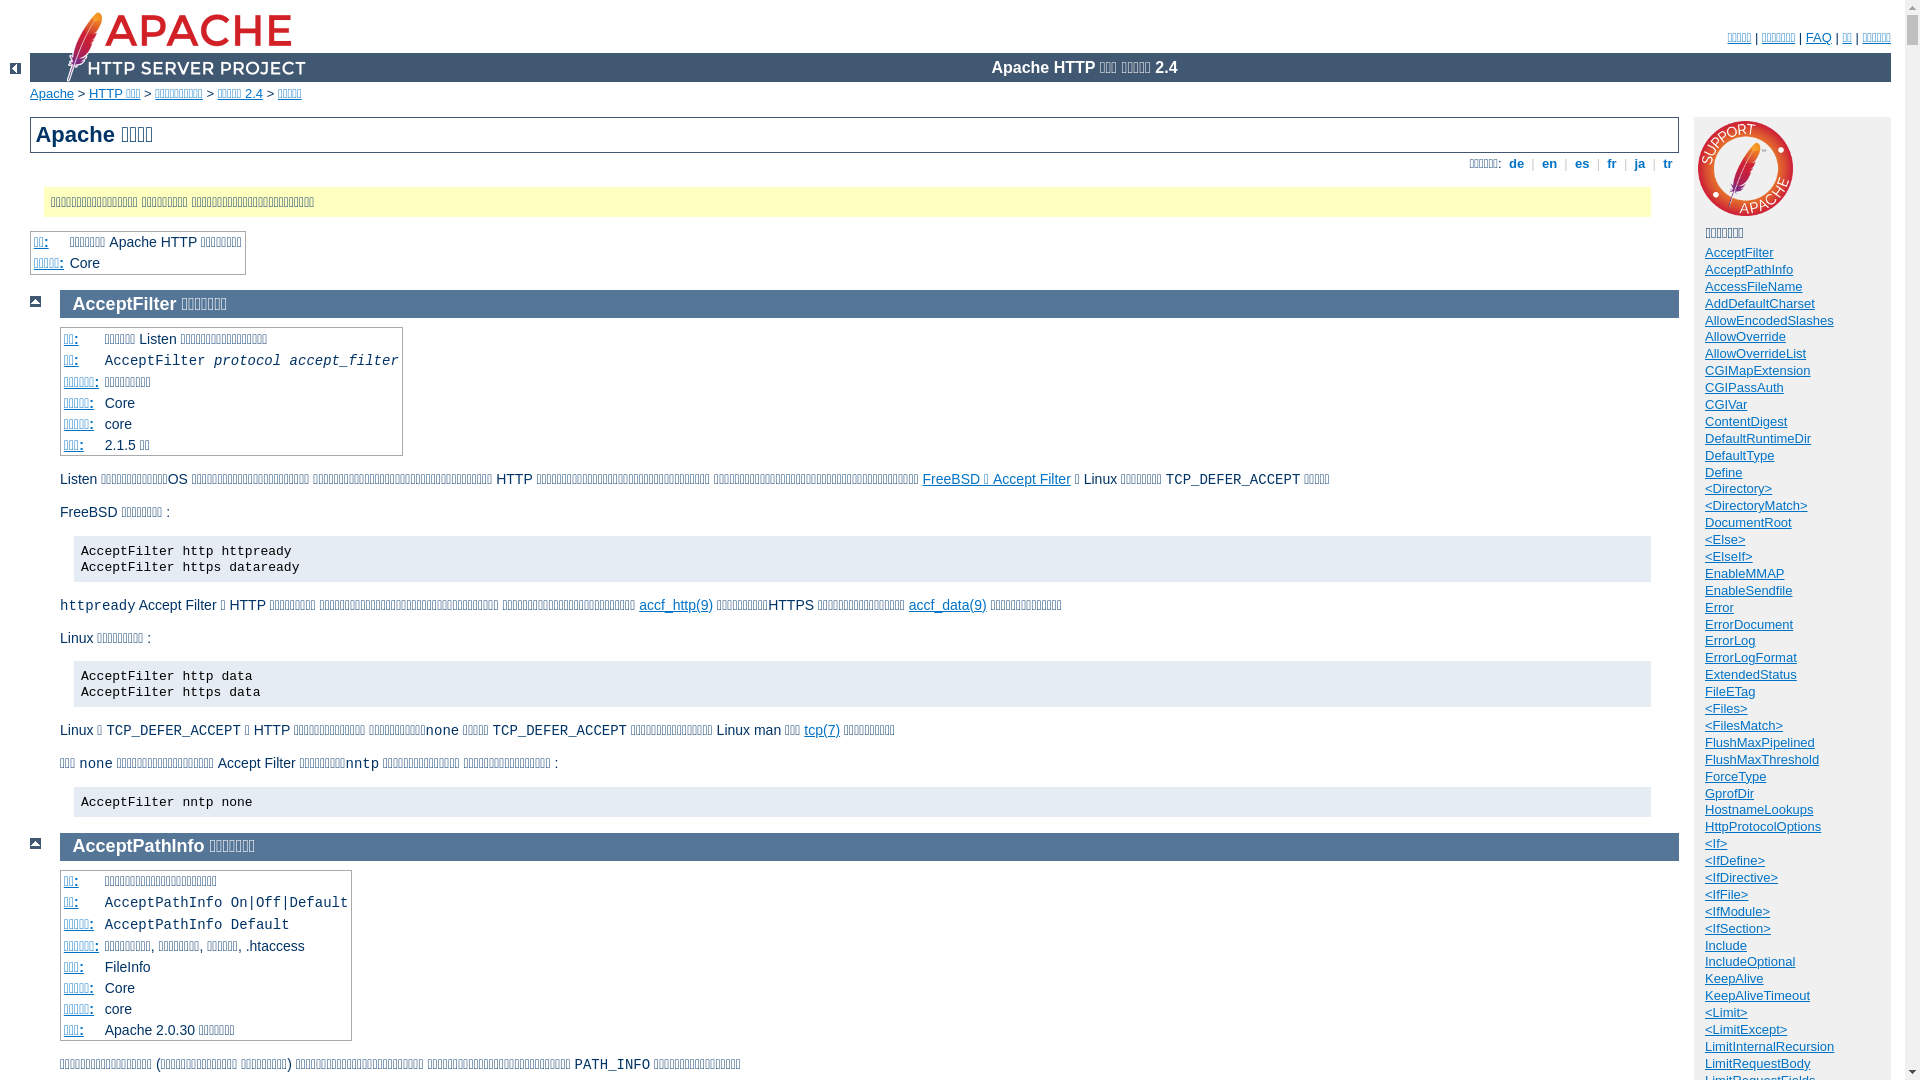 The width and height of the screenshot is (1920, 1080). What do you see at coordinates (1750, 674) in the screenshot?
I see `'ExtendedStatus'` at bounding box center [1750, 674].